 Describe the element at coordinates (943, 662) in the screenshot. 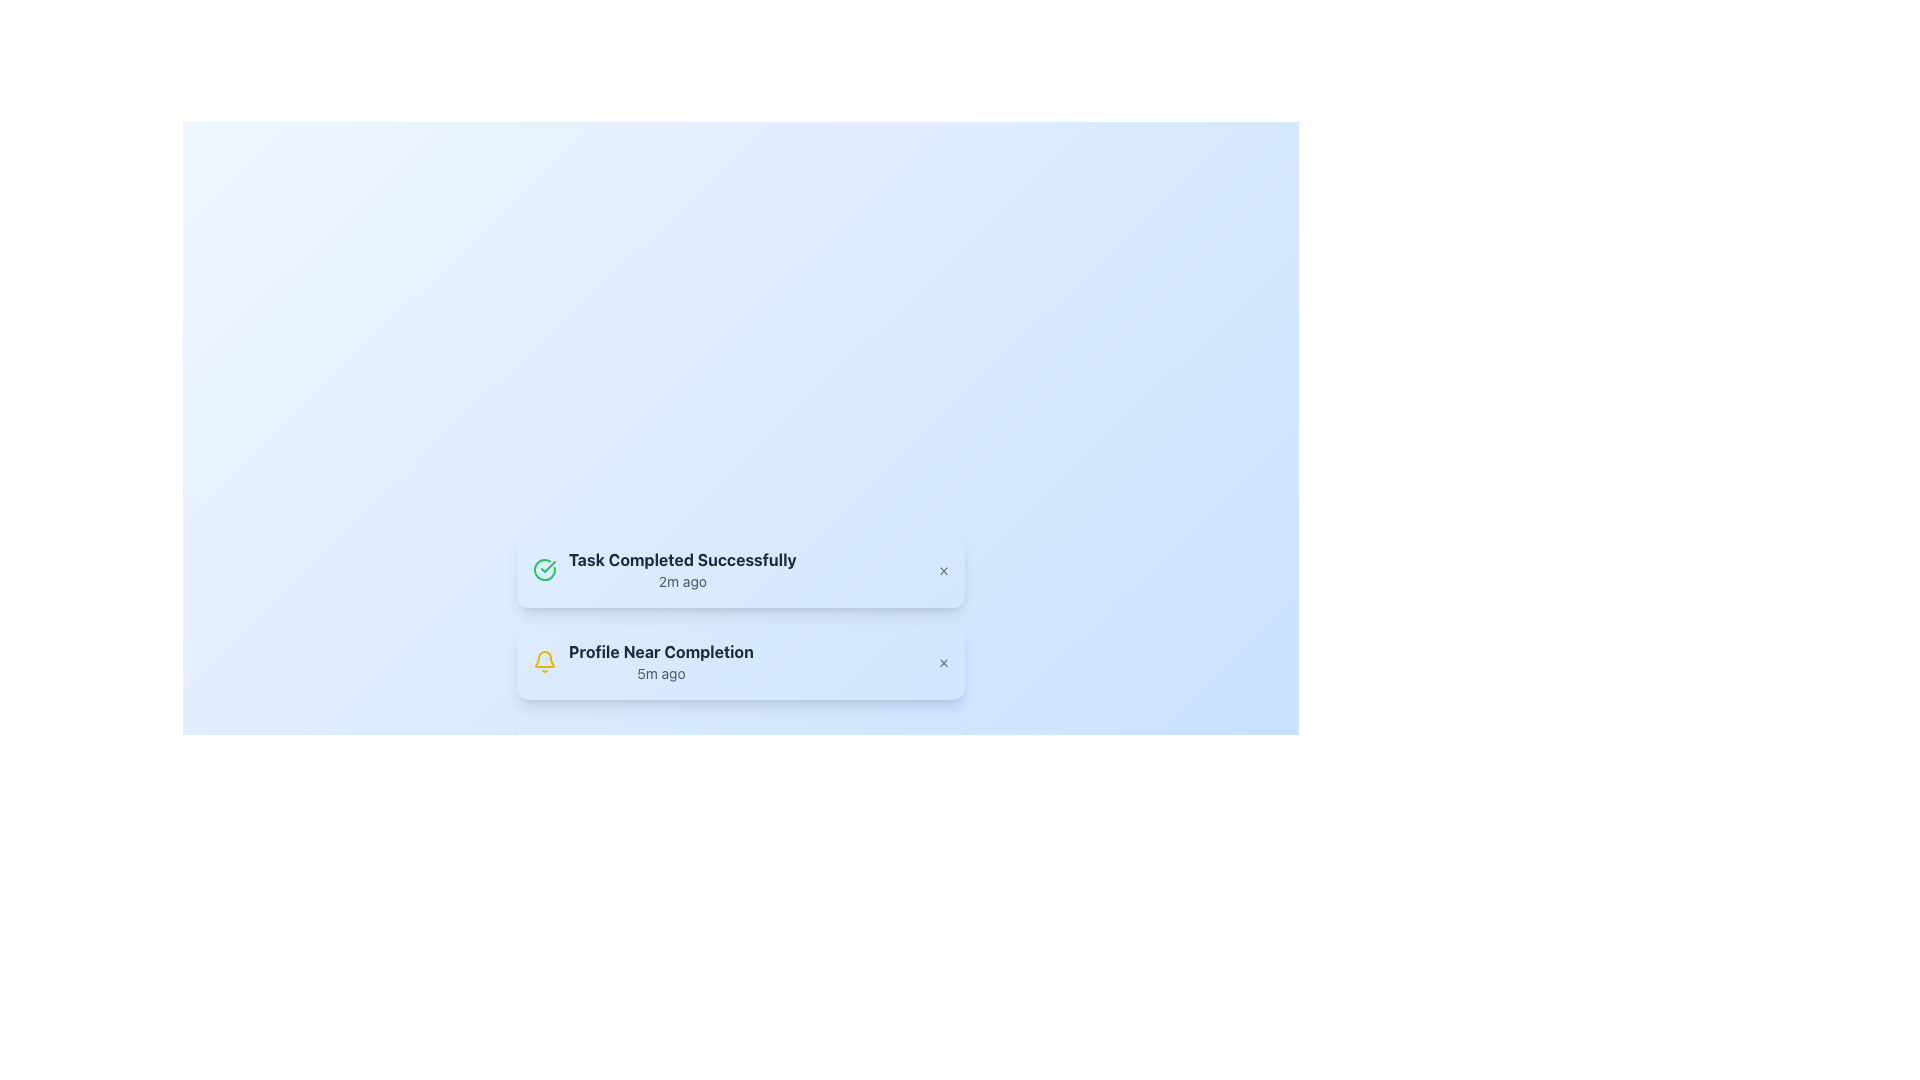

I see `the small gray '×' icon in the top-right corner of the 'Profile Near Completion' notification block` at that location.